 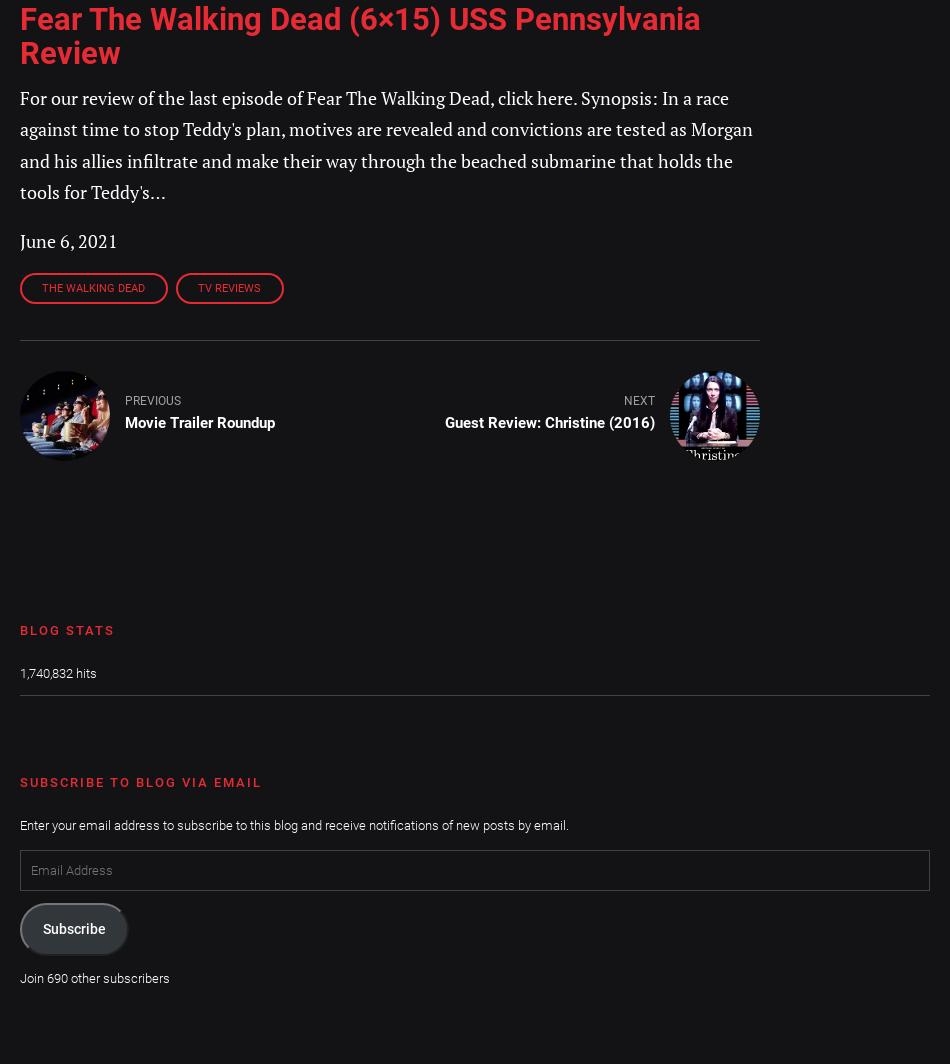 I want to click on 'Enter your email address to subscribe to this blog and receive notifications of new posts by email.', so click(x=293, y=825).